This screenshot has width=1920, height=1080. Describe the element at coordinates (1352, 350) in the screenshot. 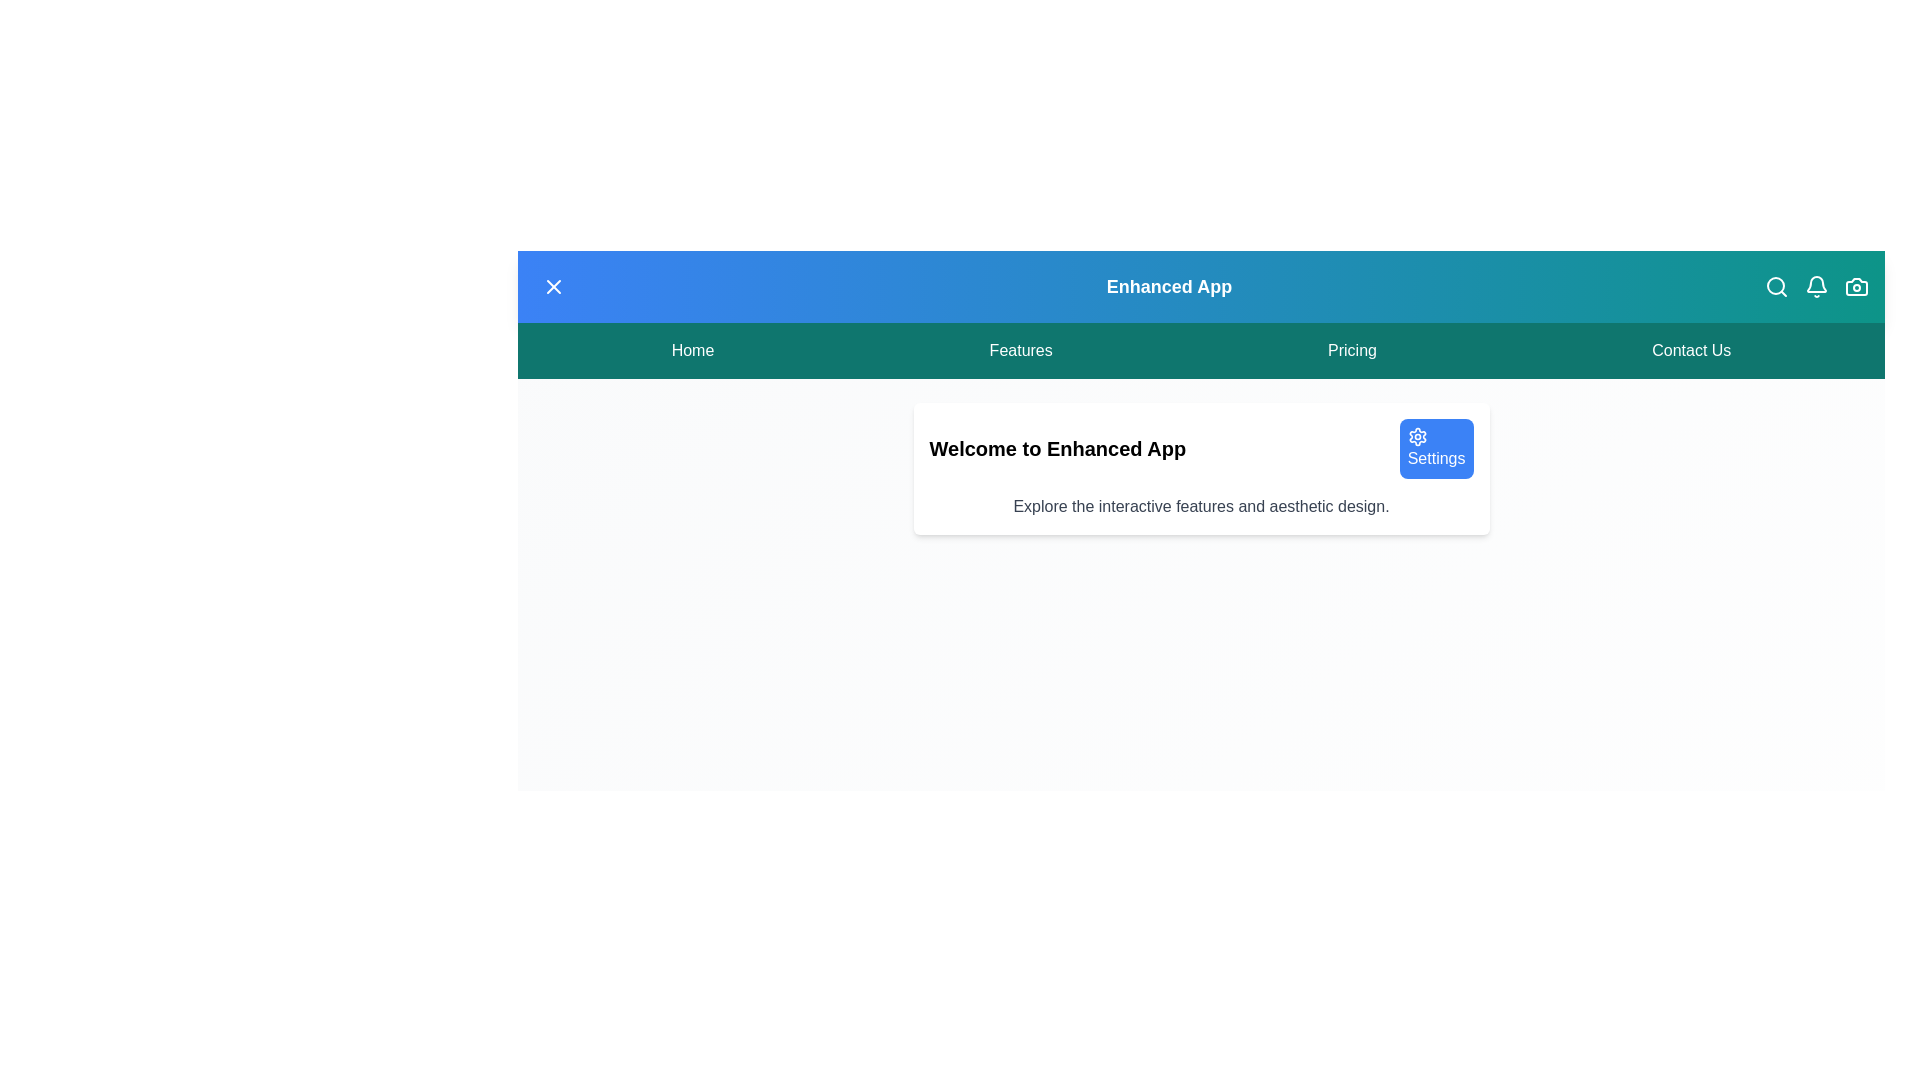

I see `the menu item Pricing from the menu bar` at that location.